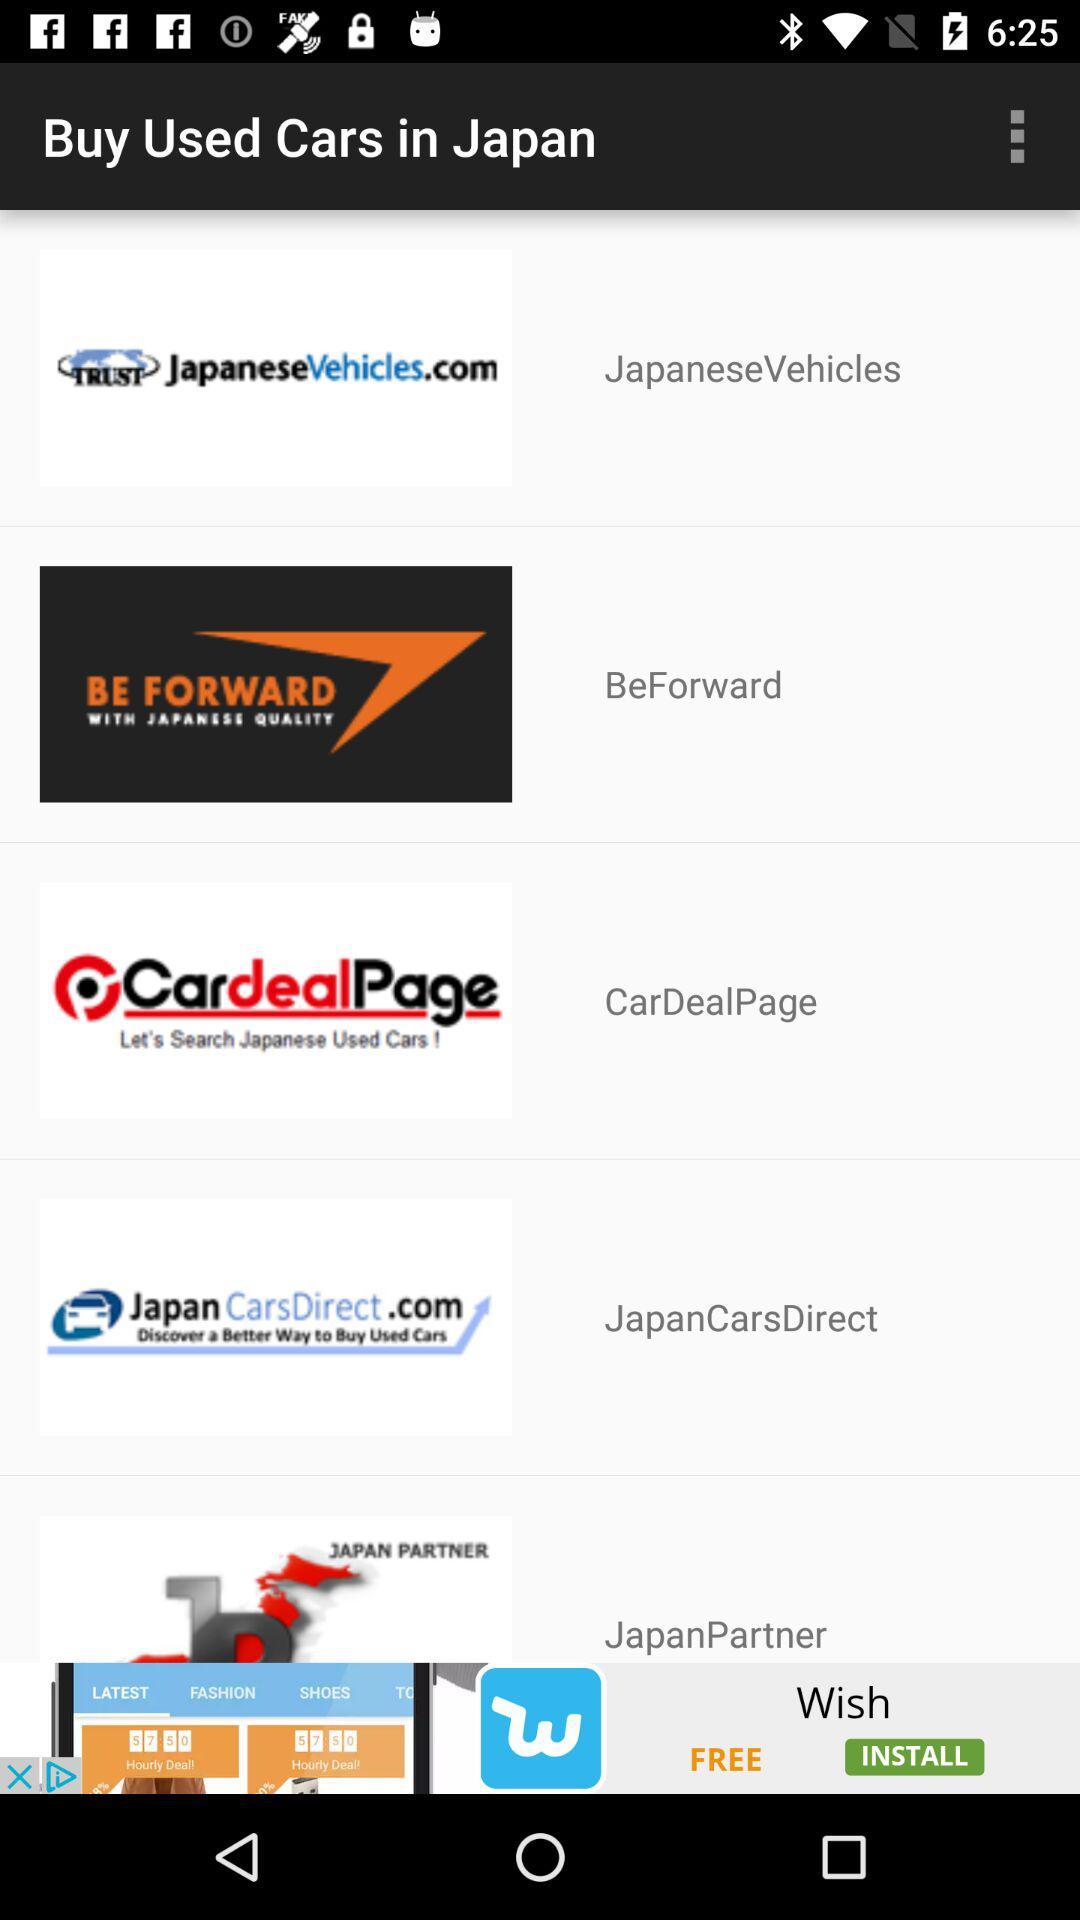 The image size is (1080, 1920). Describe the element at coordinates (1017, 135) in the screenshot. I see `settings` at that location.